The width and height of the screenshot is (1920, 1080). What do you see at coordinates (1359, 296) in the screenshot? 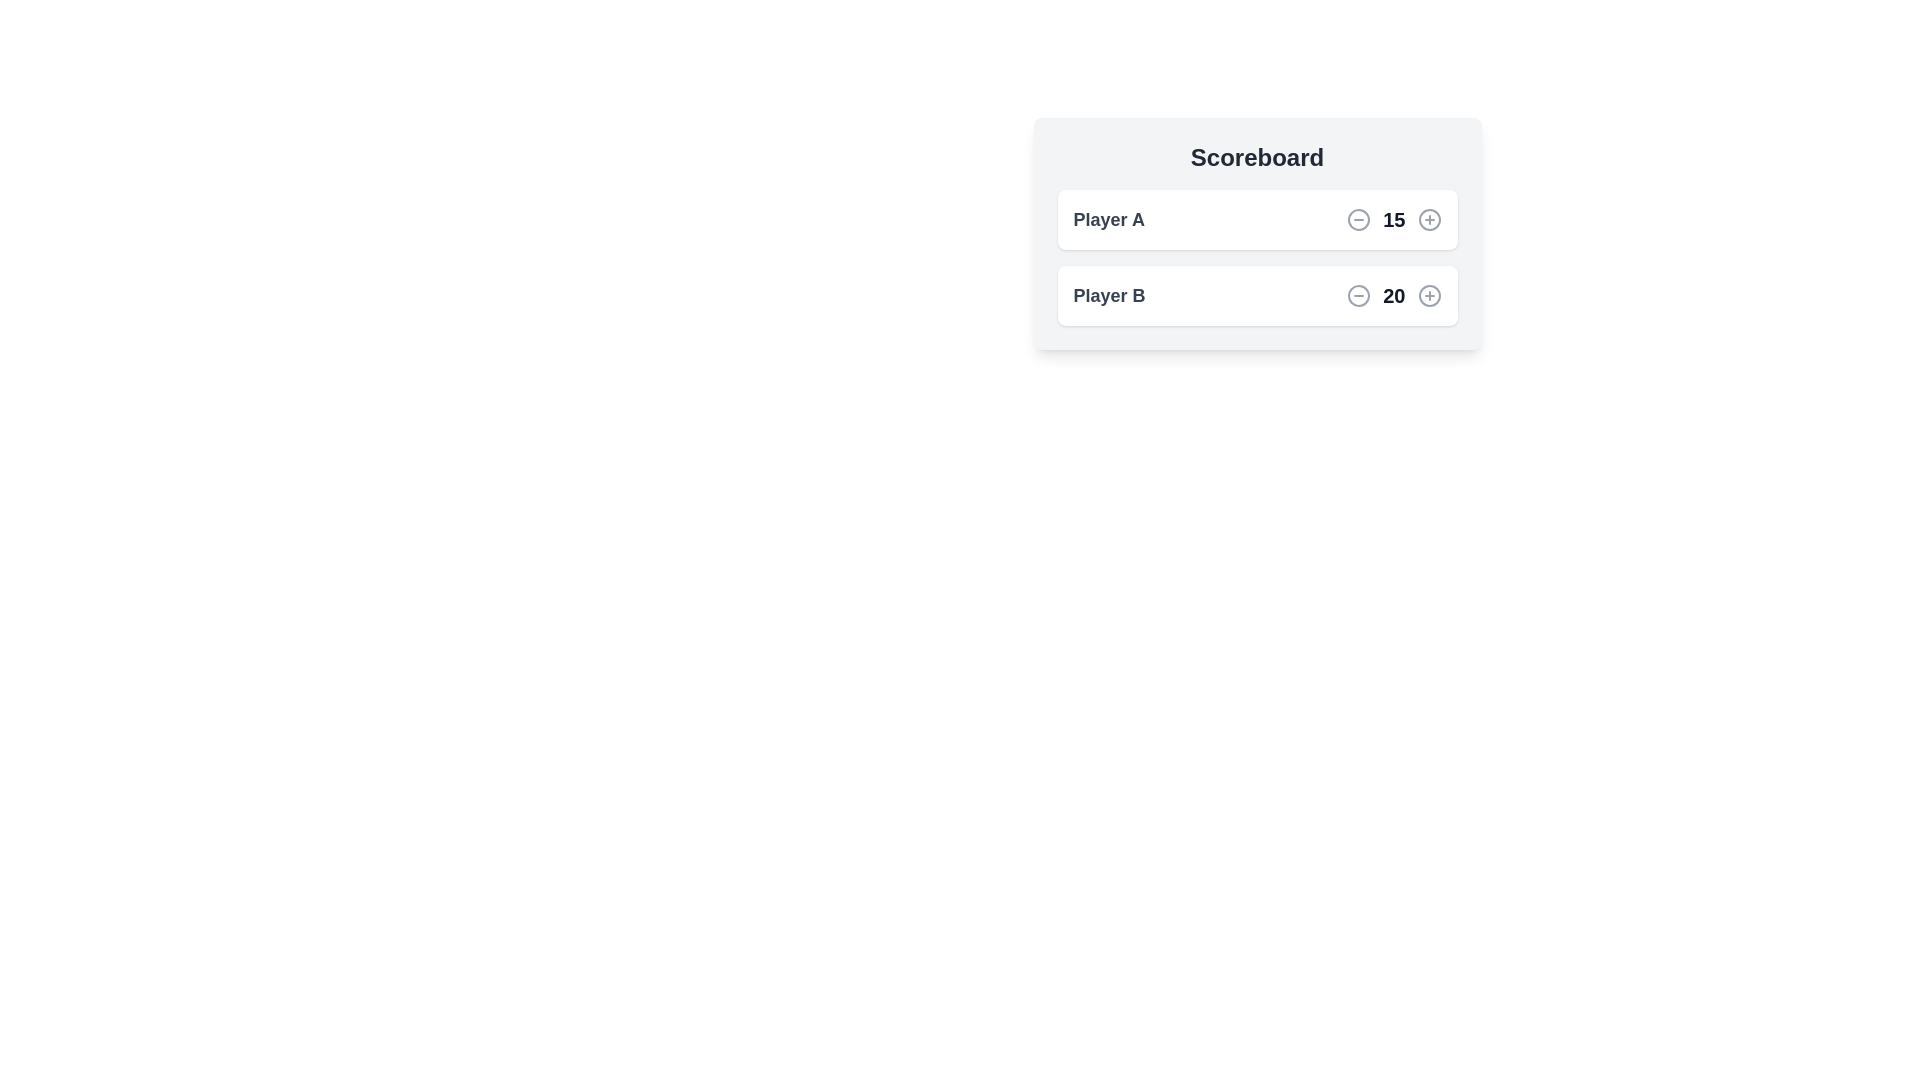
I see `the inner circle of the minus-circle icon, which is part of the second row in the scoreboard UI for 'Player B'` at bounding box center [1359, 296].